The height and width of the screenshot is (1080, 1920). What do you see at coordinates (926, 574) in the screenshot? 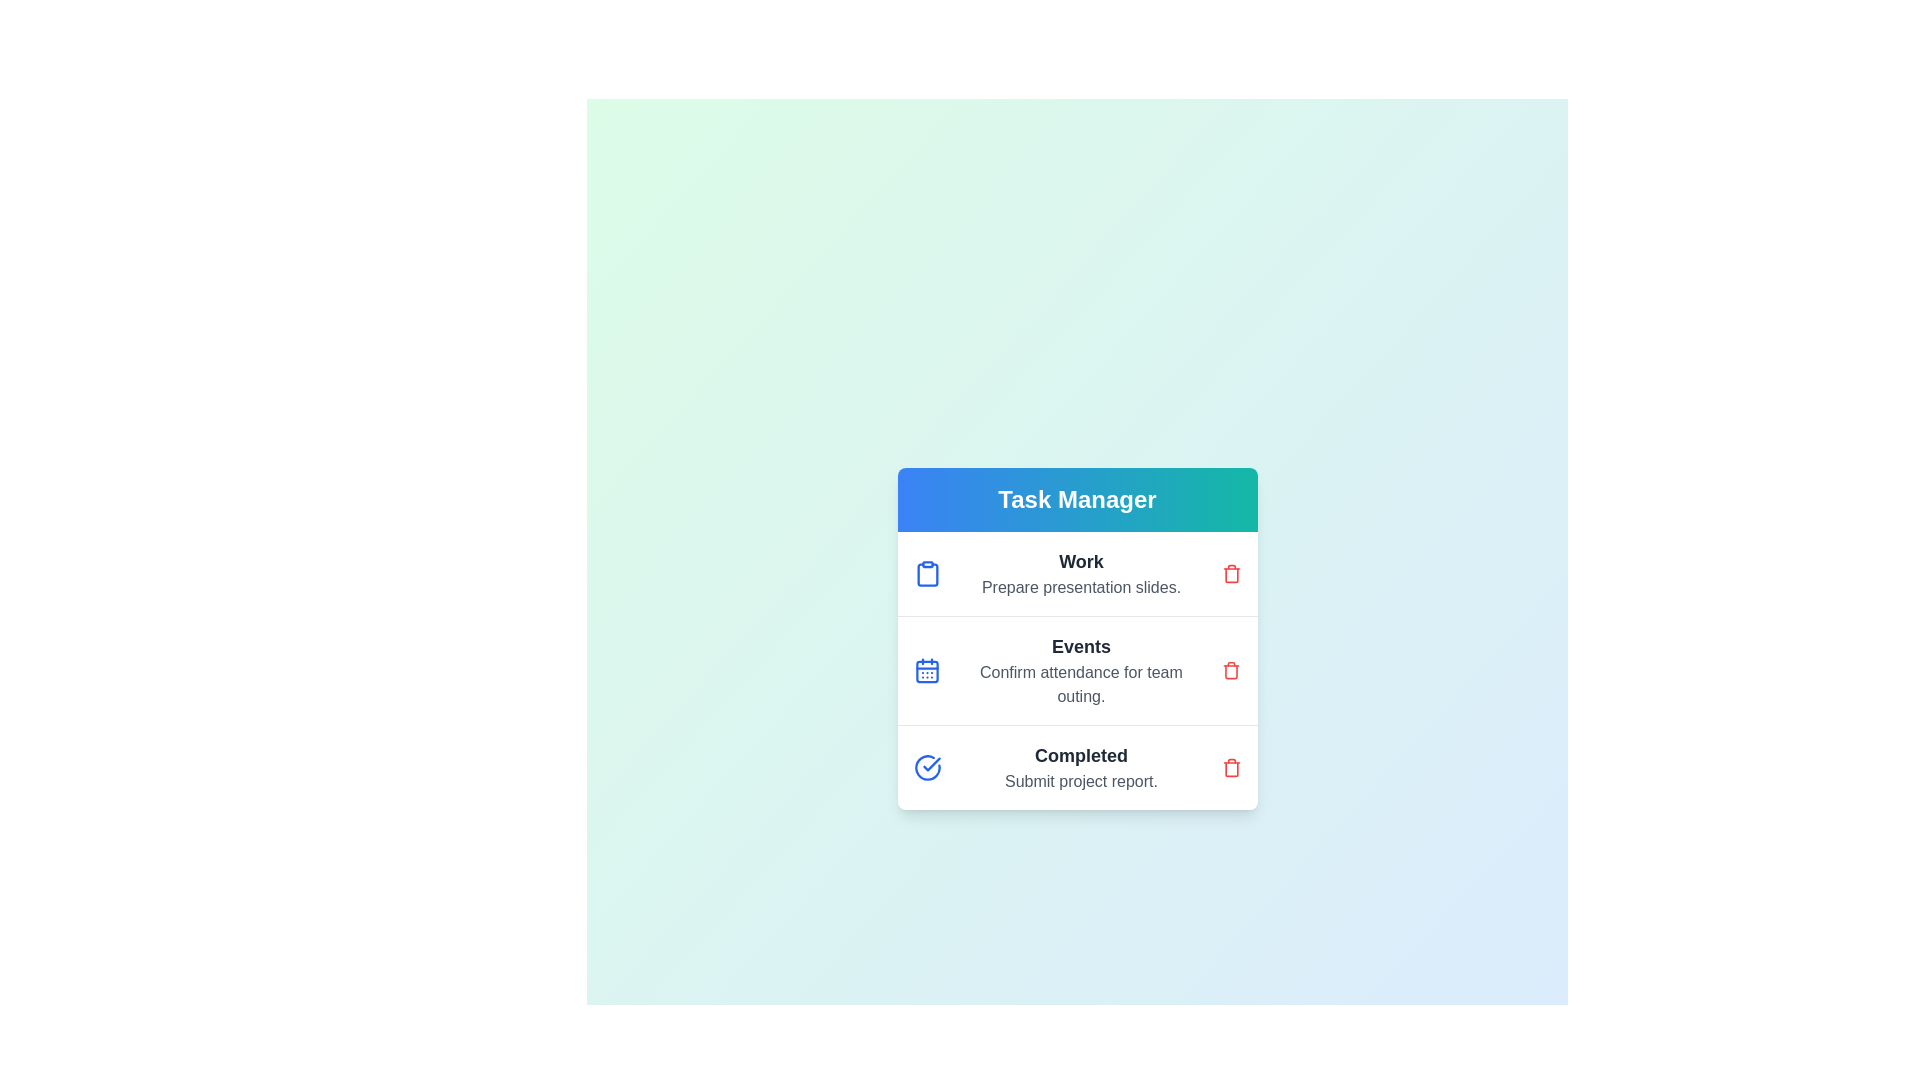
I see `the task icon clipboard to interact with it` at bounding box center [926, 574].